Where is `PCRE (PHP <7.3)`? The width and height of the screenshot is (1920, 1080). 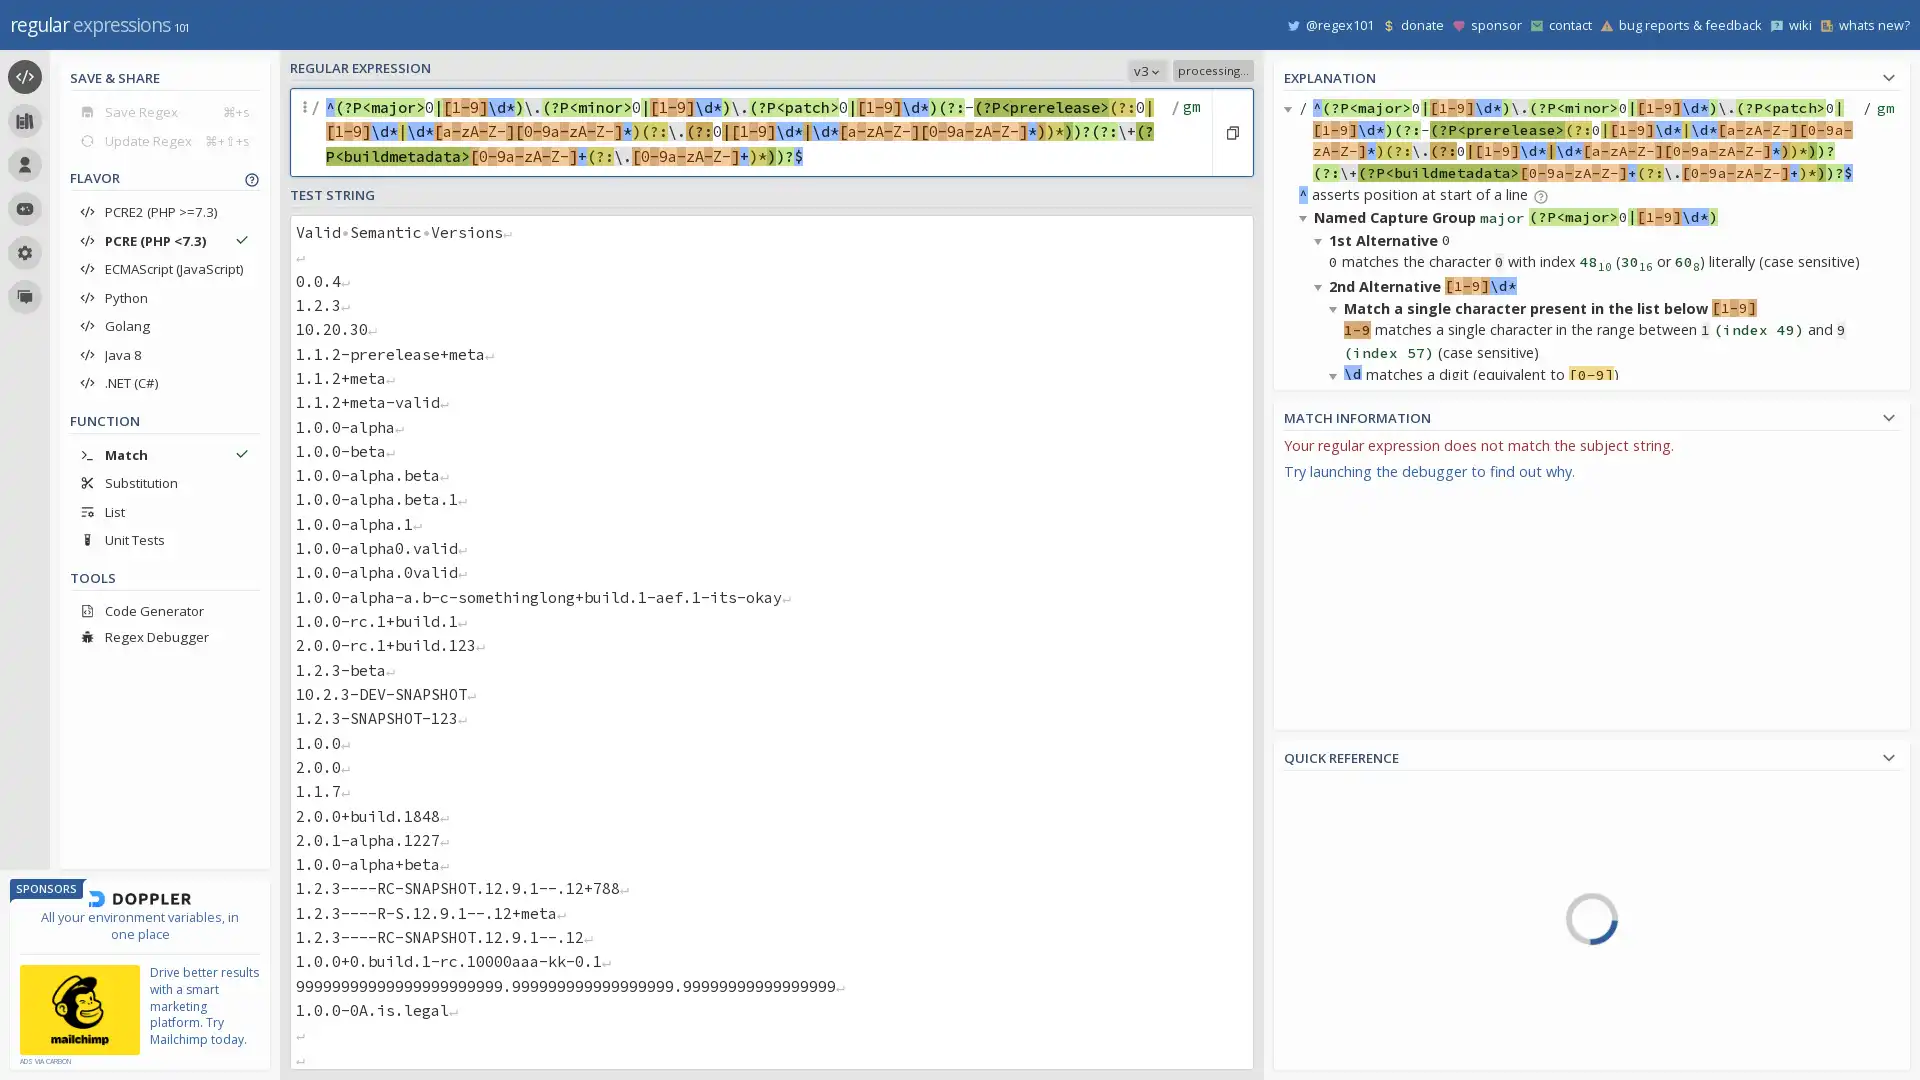 PCRE (PHP <7.3) is located at coordinates (164, 239).